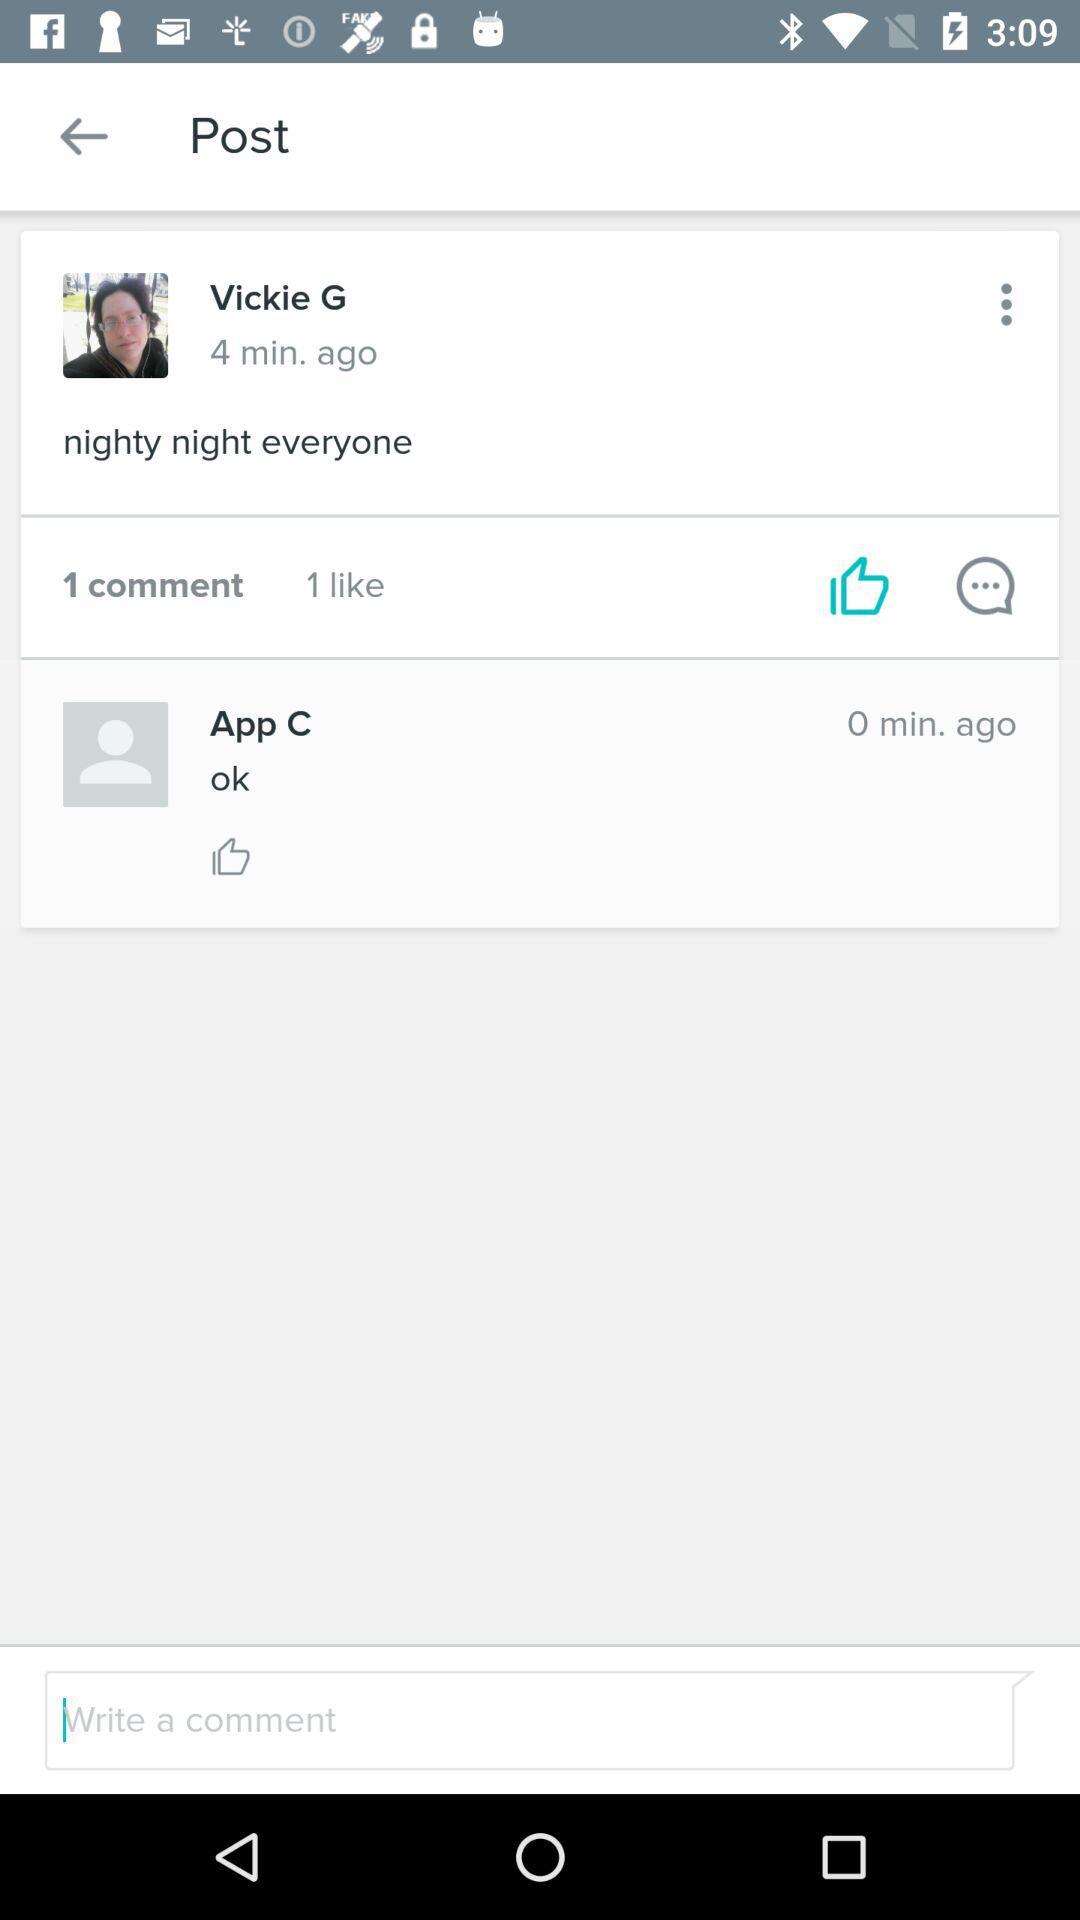 The height and width of the screenshot is (1920, 1080). What do you see at coordinates (115, 325) in the screenshot?
I see `open this profile` at bounding box center [115, 325].